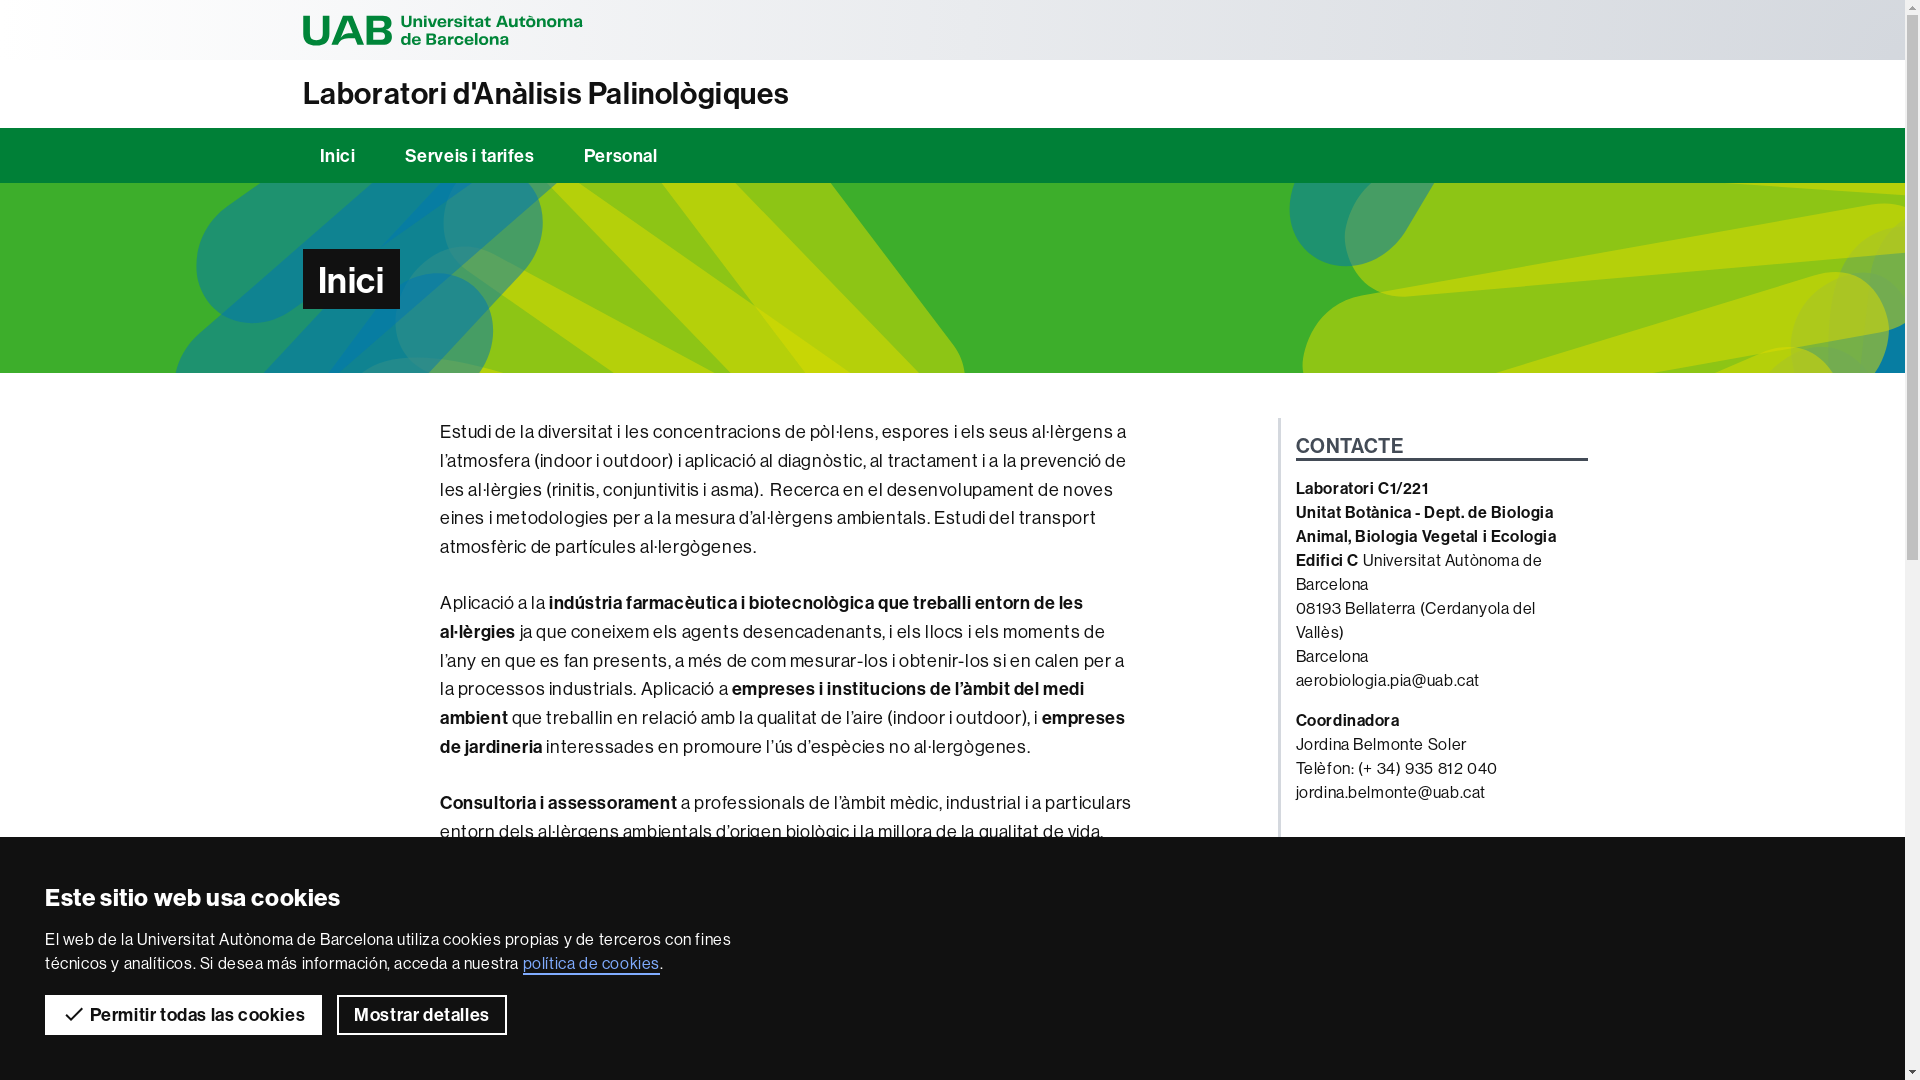 Image resolution: width=1920 pixels, height=1080 pixels. What do you see at coordinates (336, 154) in the screenshot?
I see `'Inici'` at bounding box center [336, 154].